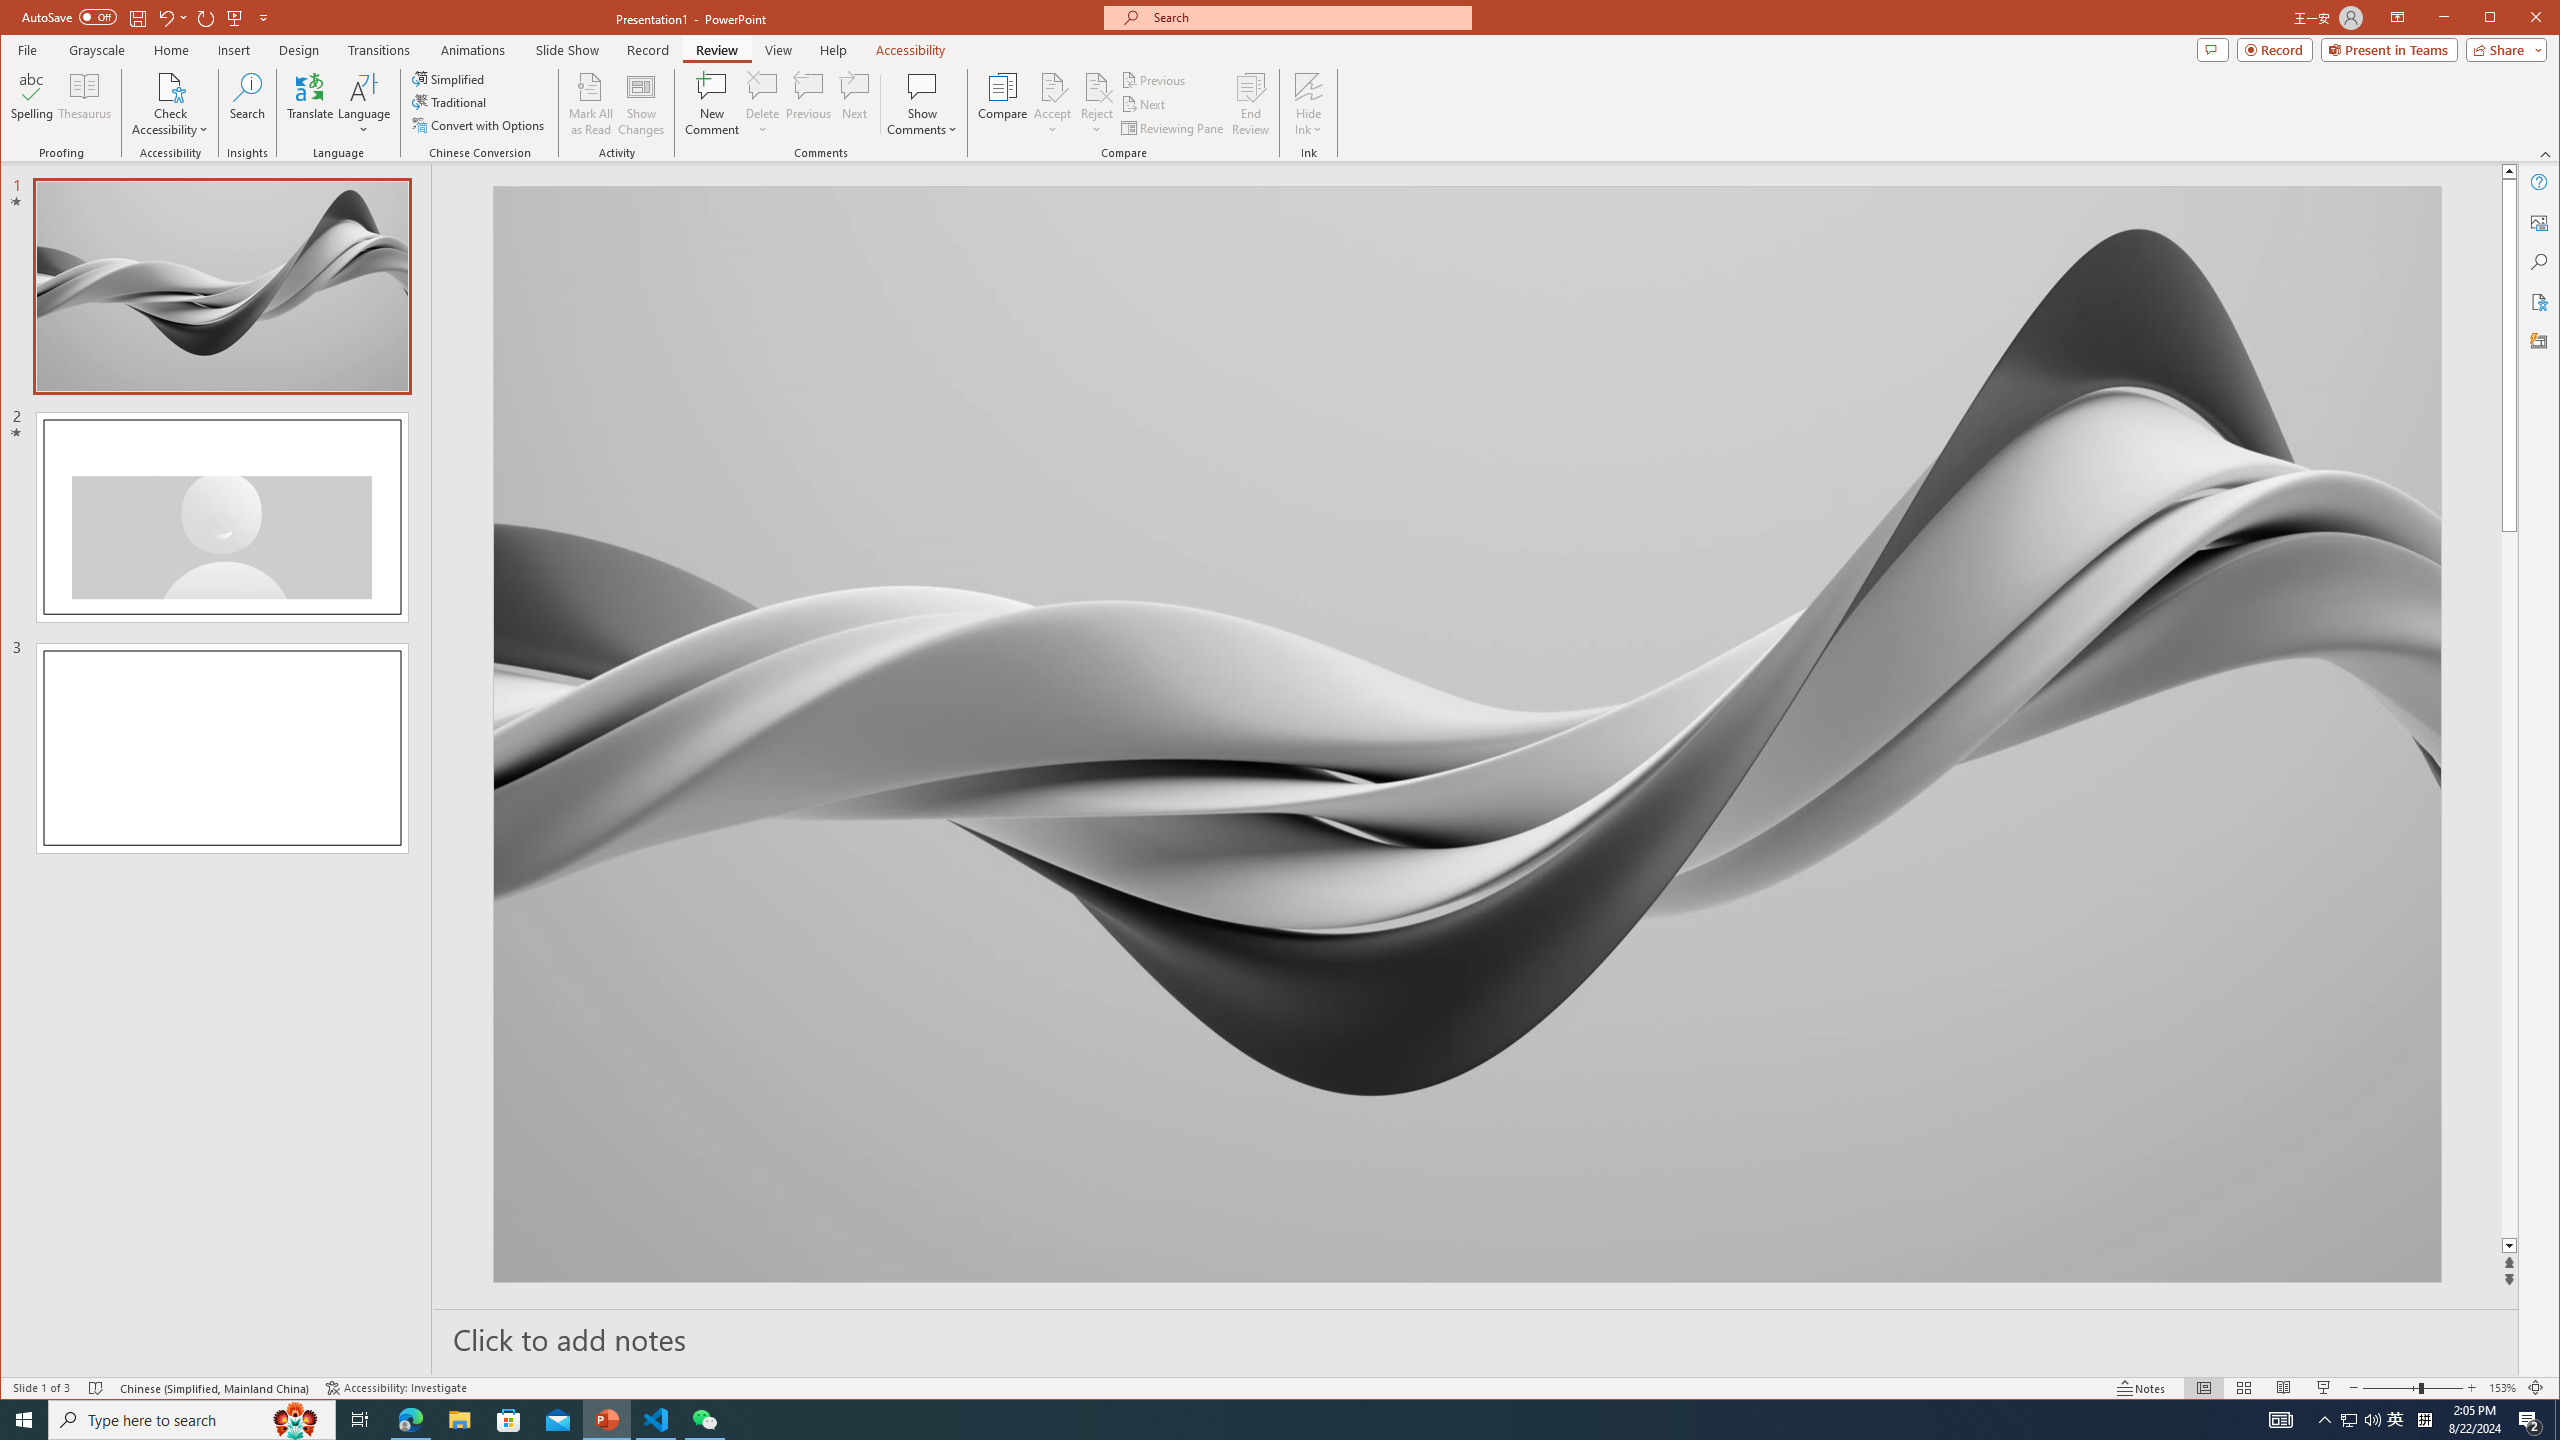 The height and width of the screenshot is (1440, 2560). What do you see at coordinates (309, 103) in the screenshot?
I see `'Translate'` at bounding box center [309, 103].